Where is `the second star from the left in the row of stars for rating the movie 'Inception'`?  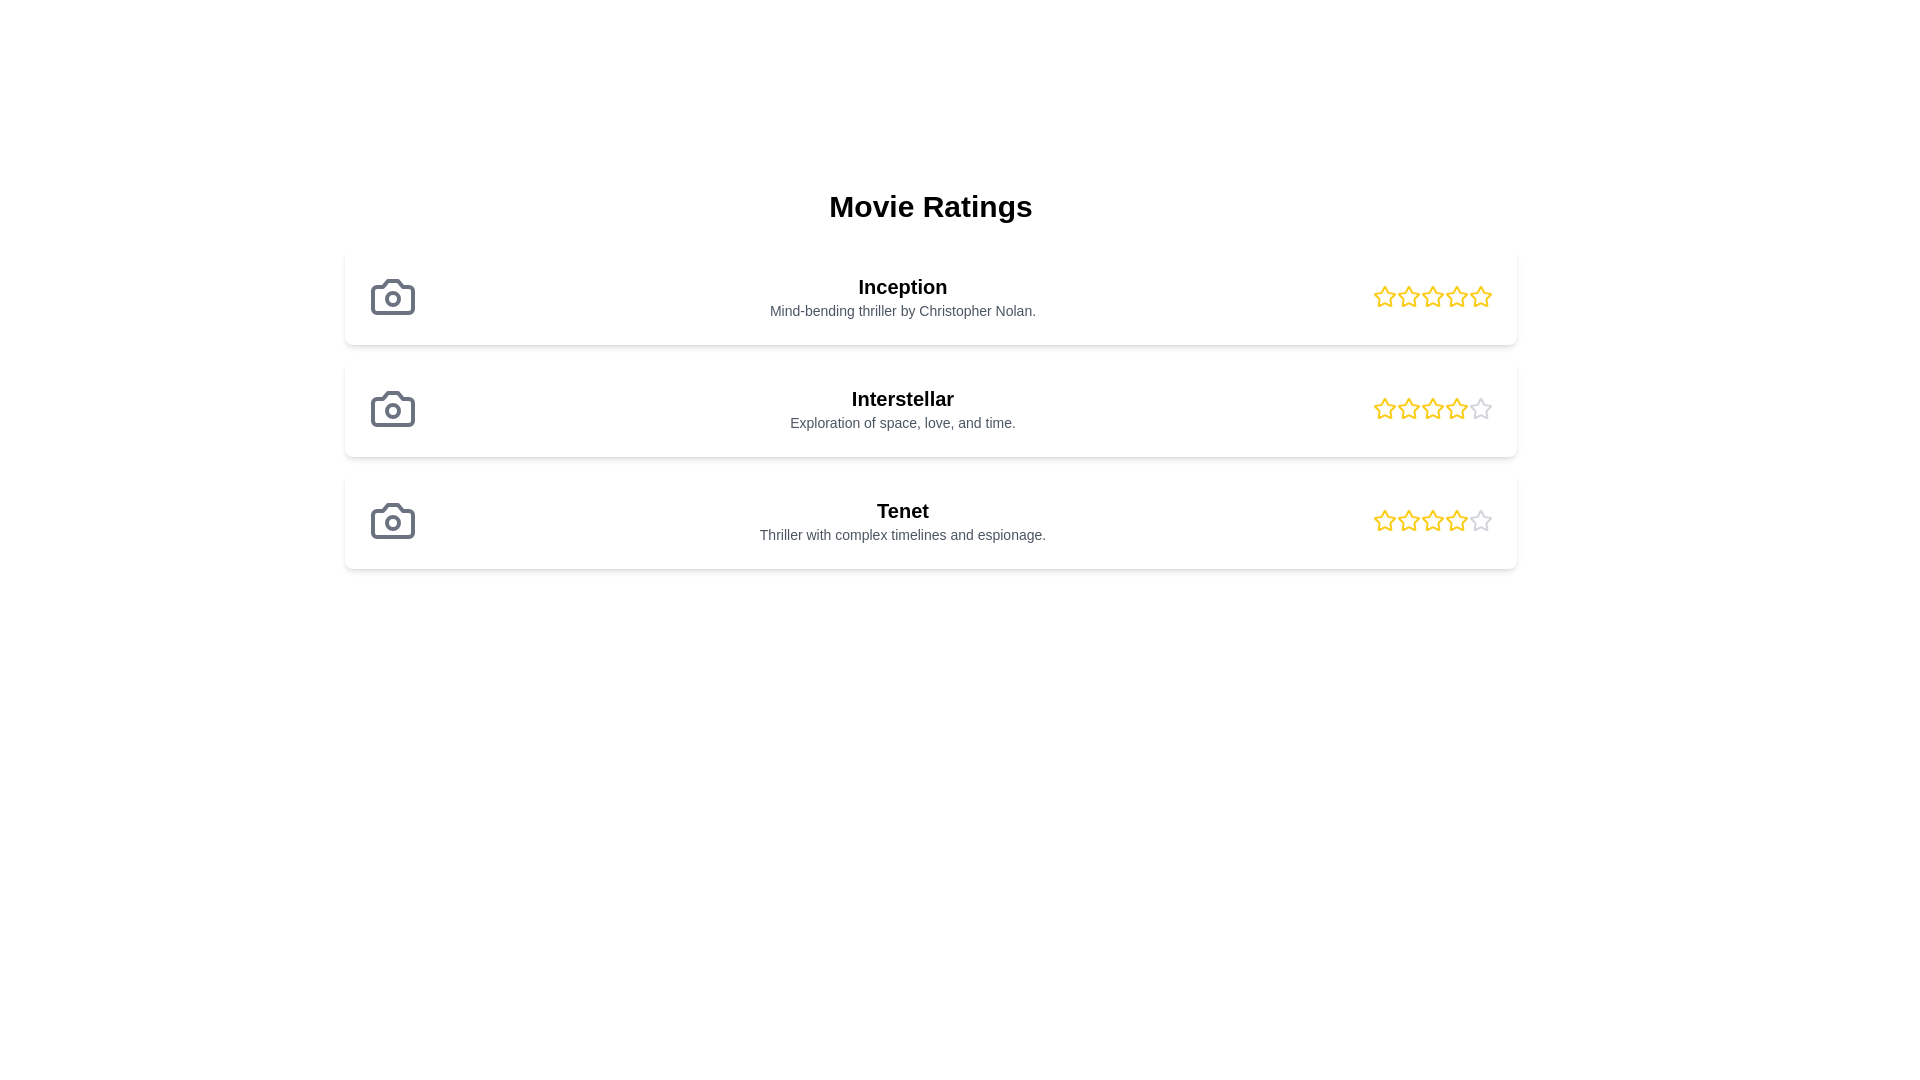
the second star from the left in the row of stars for rating the movie 'Inception' is located at coordinates (1406, 296).